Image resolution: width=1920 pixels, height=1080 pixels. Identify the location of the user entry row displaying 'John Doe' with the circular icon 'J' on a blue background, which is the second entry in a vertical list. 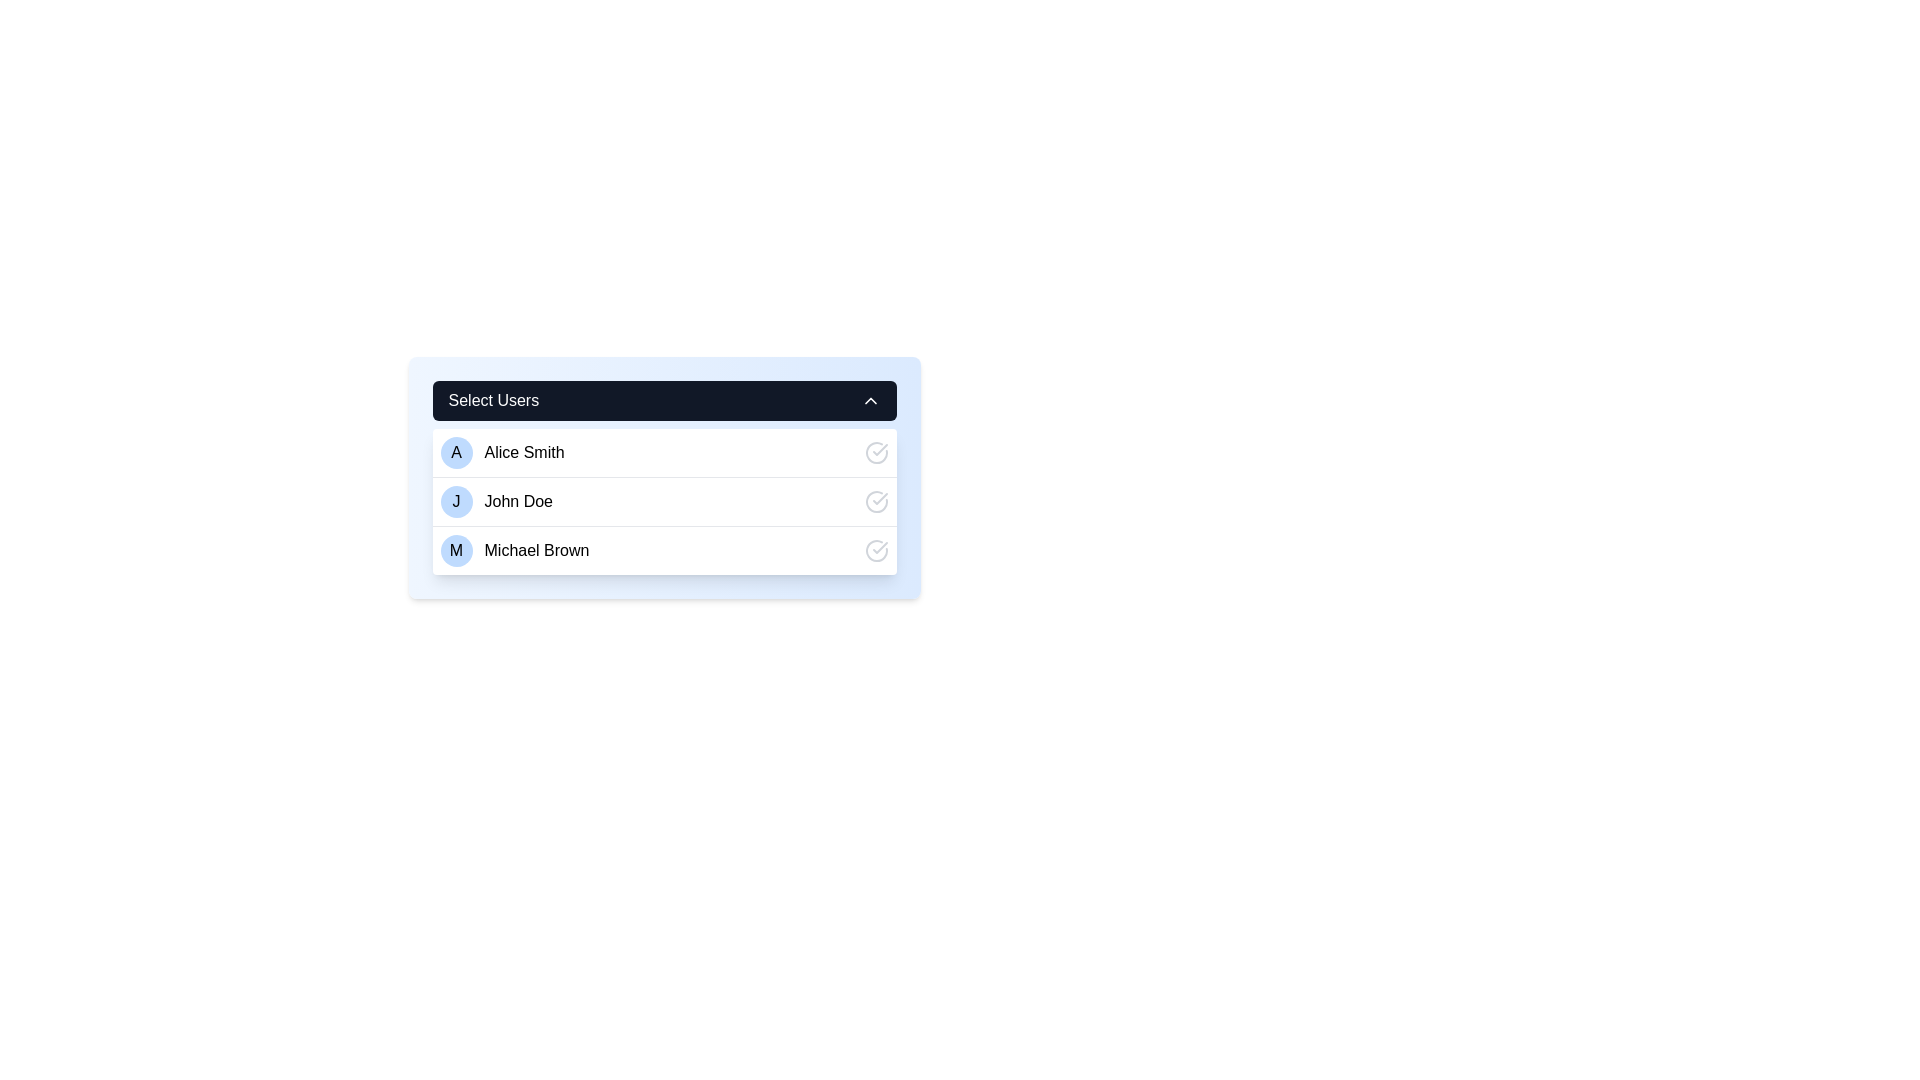
(496, 500).